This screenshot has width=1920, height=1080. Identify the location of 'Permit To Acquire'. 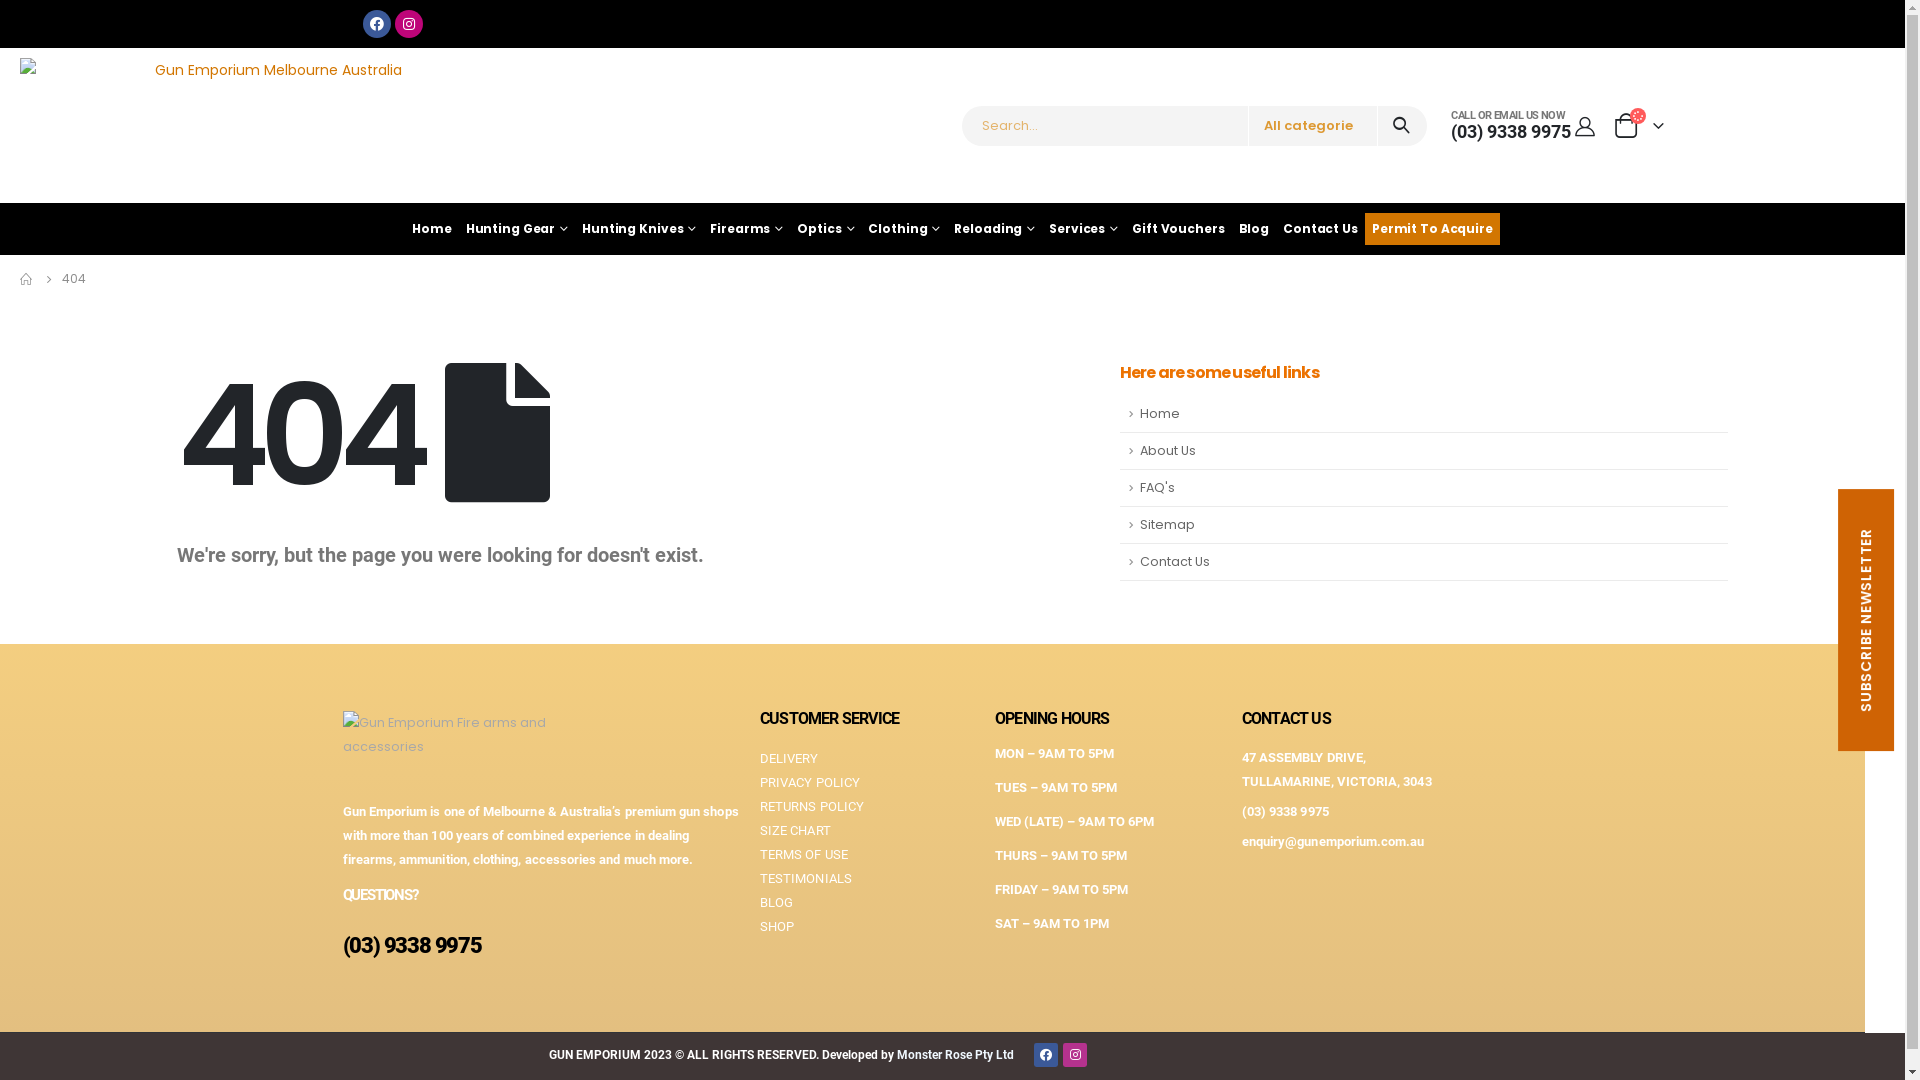
(1431, 227).